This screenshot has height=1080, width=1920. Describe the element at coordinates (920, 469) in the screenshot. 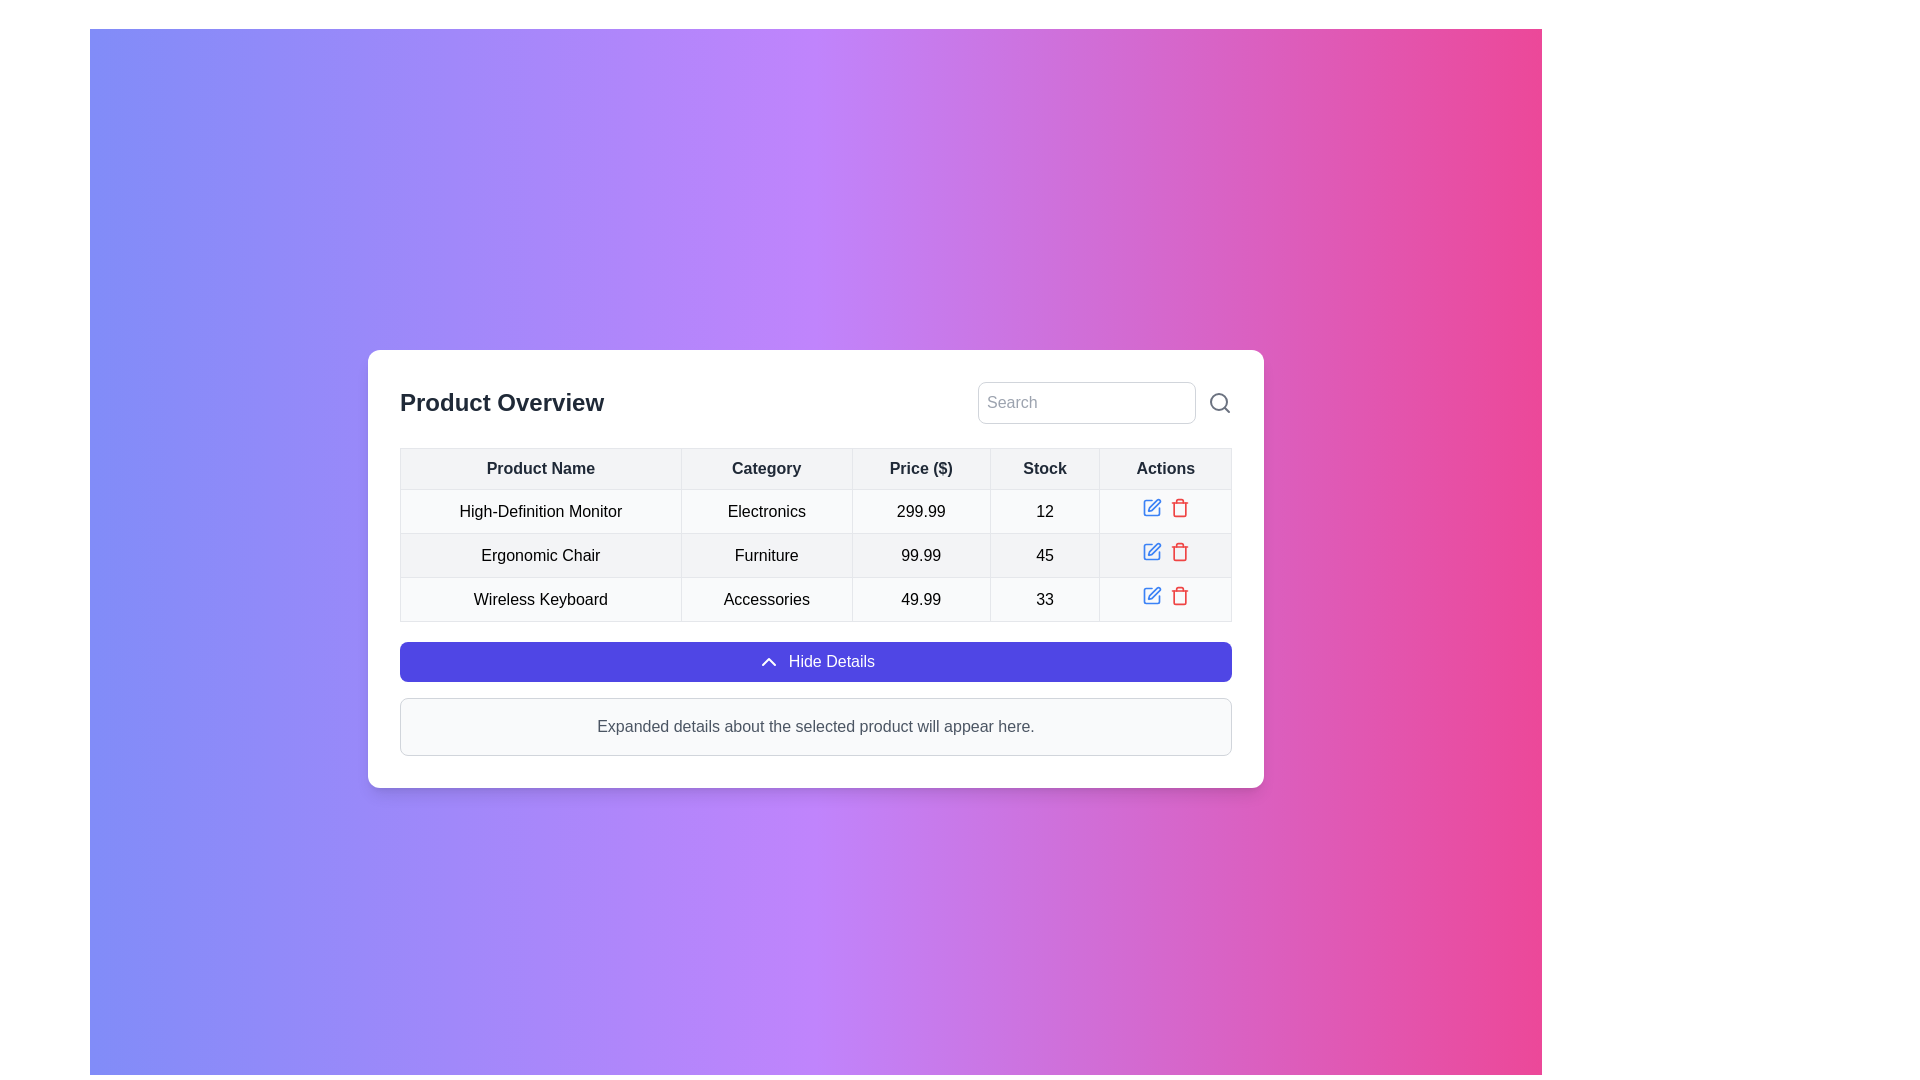

I see `the third column header in the table that signifies the price of items in dollars, positioned between 'Category' and 'Stock'` at that location.